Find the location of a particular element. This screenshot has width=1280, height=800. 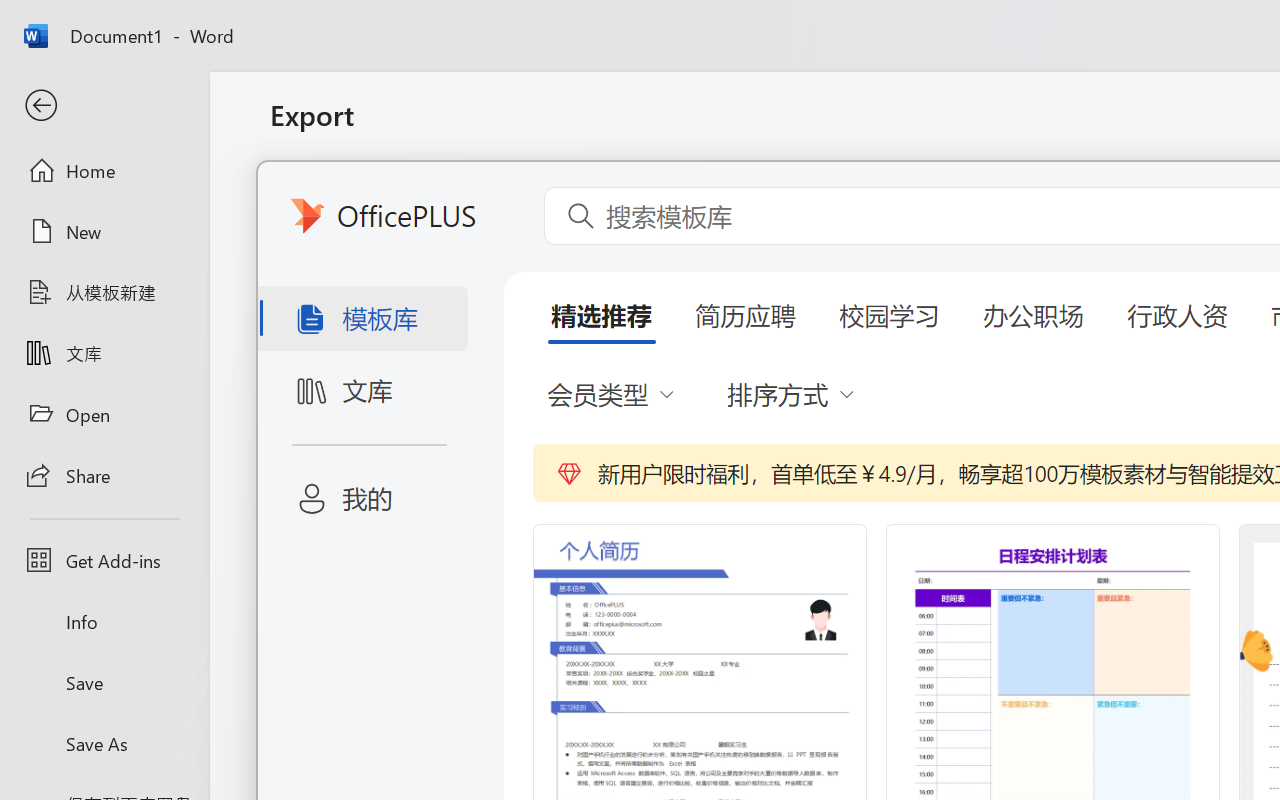

'New' is located at coordinates (103, 231).